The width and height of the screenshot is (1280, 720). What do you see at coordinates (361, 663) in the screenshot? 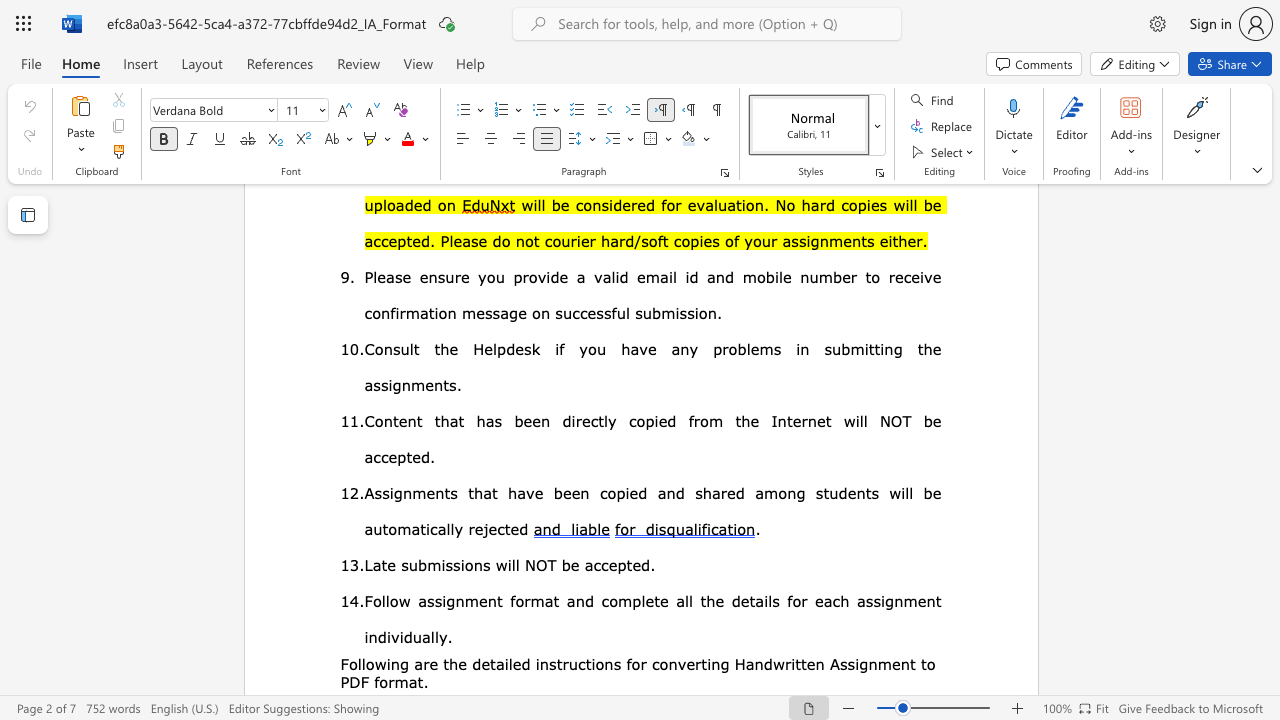
I see `the subset text "lowing are the" within the text "Following are the"` at bounding box center [361, 663].